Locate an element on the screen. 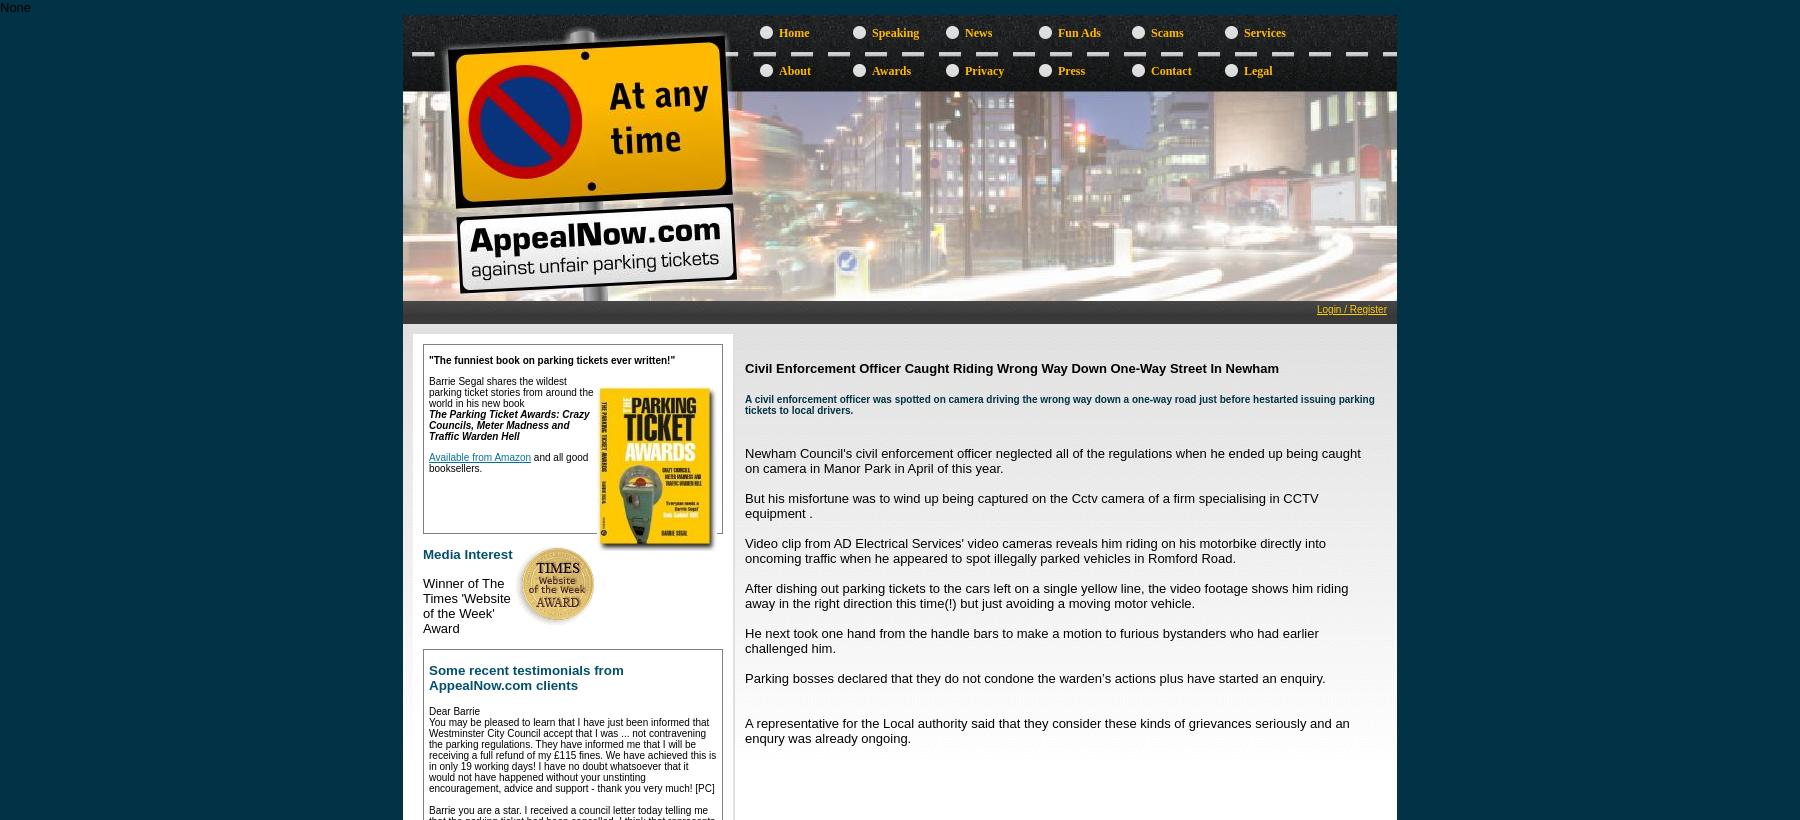  'About' is located at coordinates (795, 71).